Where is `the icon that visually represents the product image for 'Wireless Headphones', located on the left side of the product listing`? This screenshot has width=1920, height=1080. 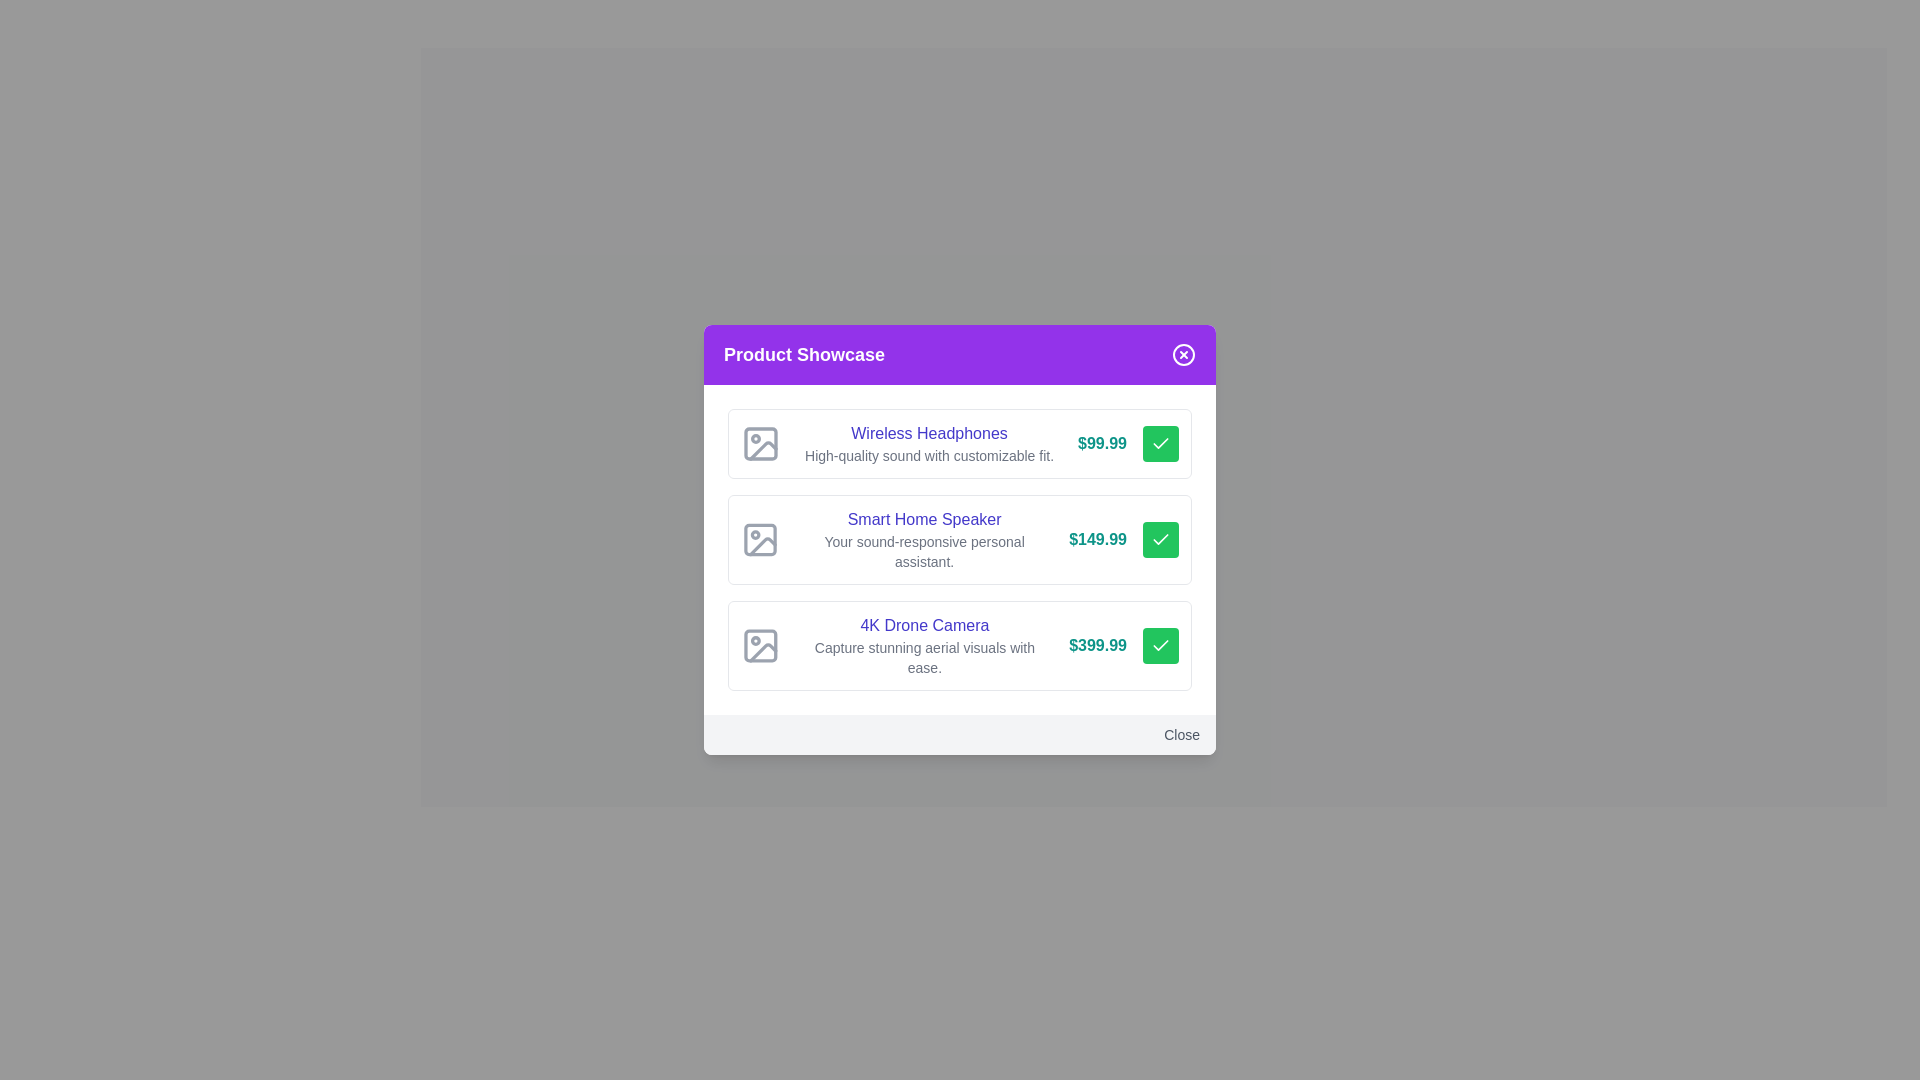
the icon that visually represents the product image for 'Wireless Headphones', located on the left side of the product listing is located at coordinates (760, 442).